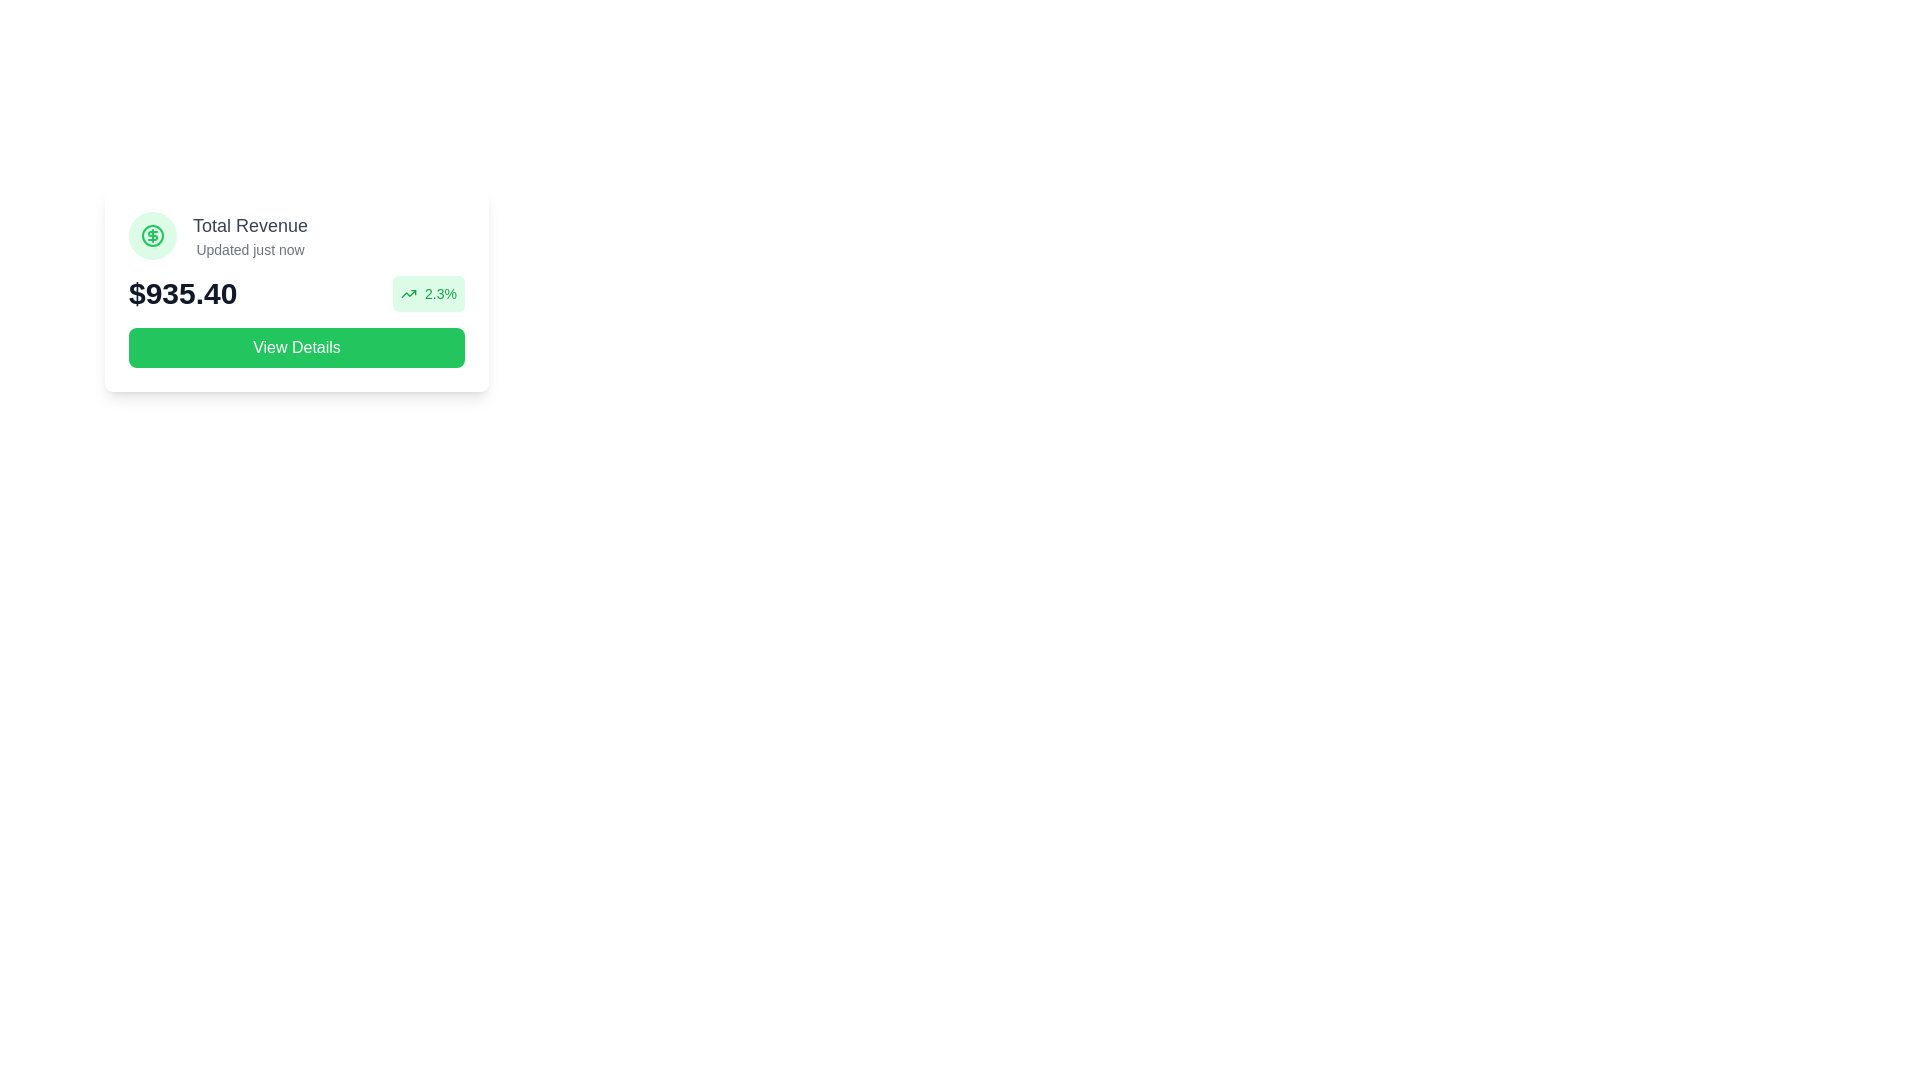 This screenshot has width=1920, height=1080. I want to click on the currency icon located in the upper-left corner of the 'Total Revenue' card, adjacent to the 'Total Revenue' text, so click(152, 234).